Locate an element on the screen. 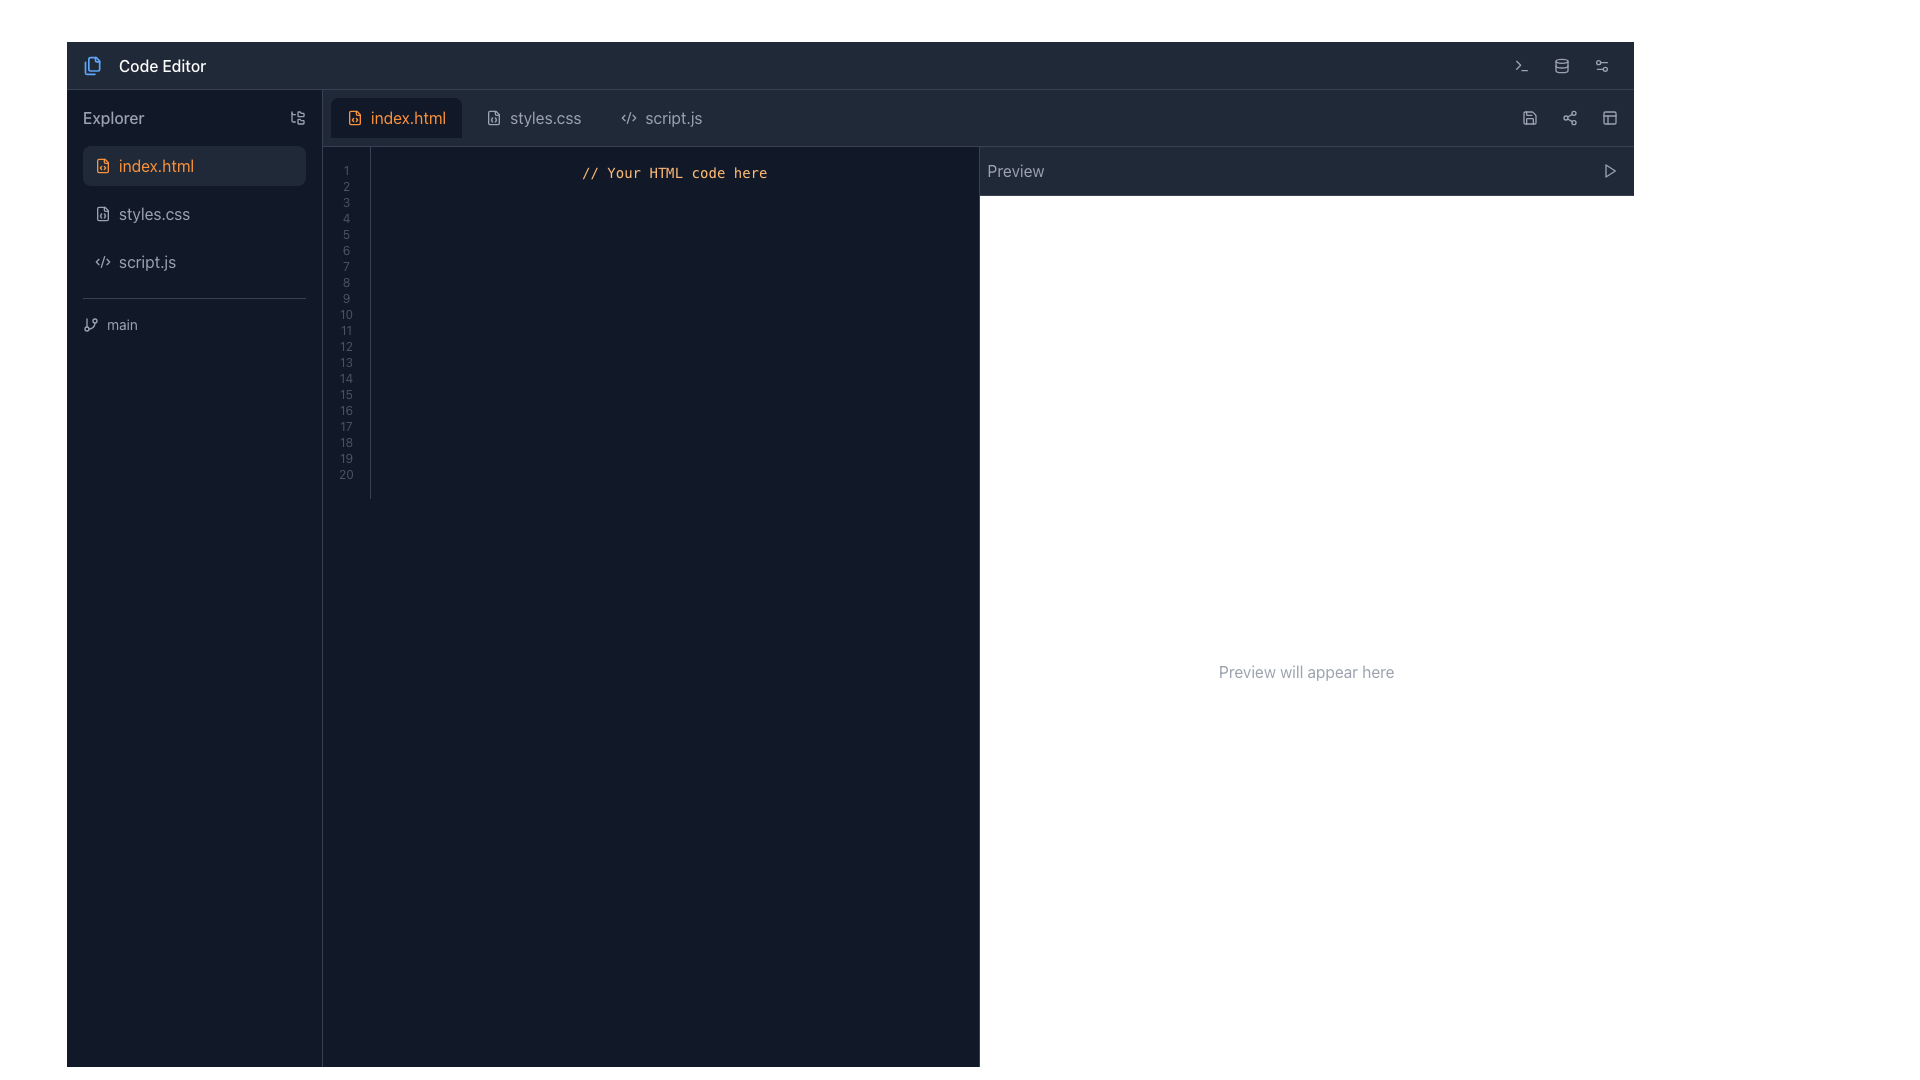 This screenshot has height=1080, width=1920. the Text label displaying the number '10', which is centrally aligned in a vertical list on the left side of the interface is located at coordinates (346, 315).